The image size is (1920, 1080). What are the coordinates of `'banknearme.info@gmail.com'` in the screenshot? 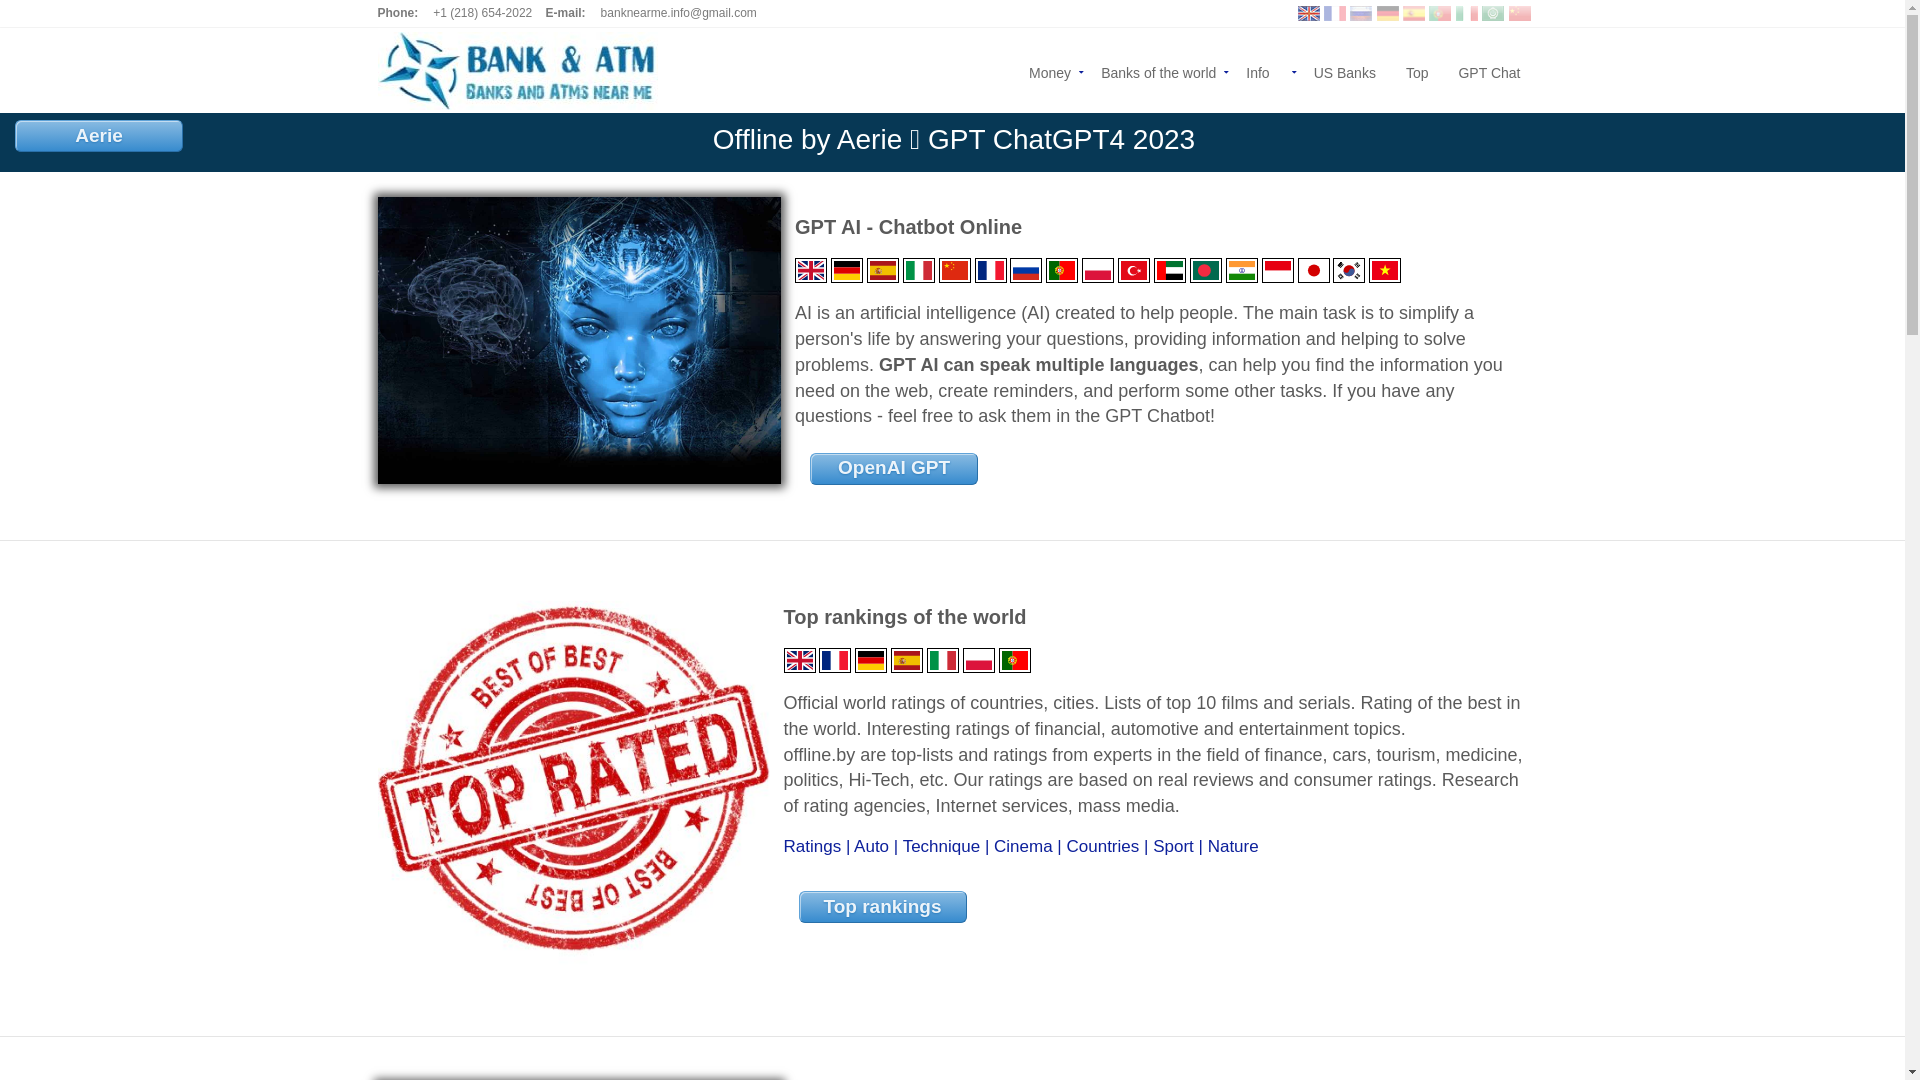 It's located at (678, 12).